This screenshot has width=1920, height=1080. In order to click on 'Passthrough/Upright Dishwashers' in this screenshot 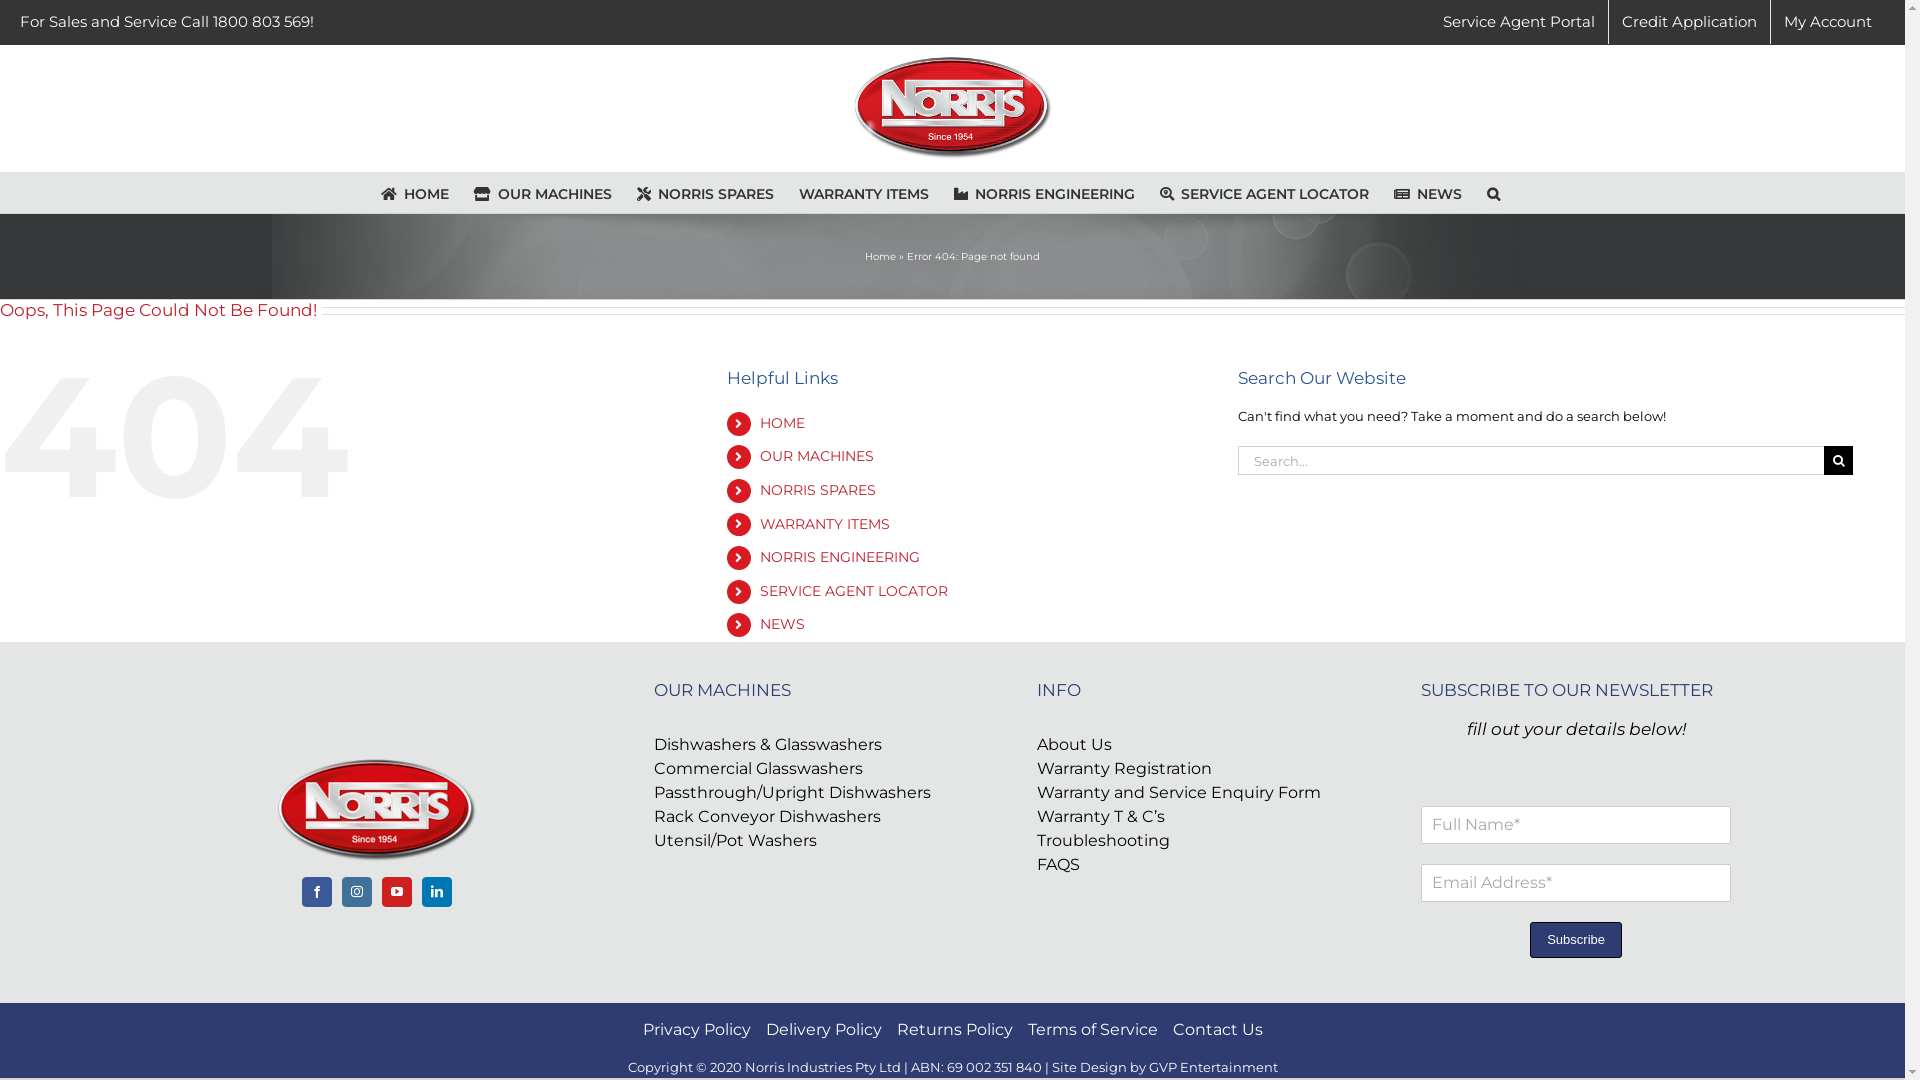, I will do `click(809, 792)`.